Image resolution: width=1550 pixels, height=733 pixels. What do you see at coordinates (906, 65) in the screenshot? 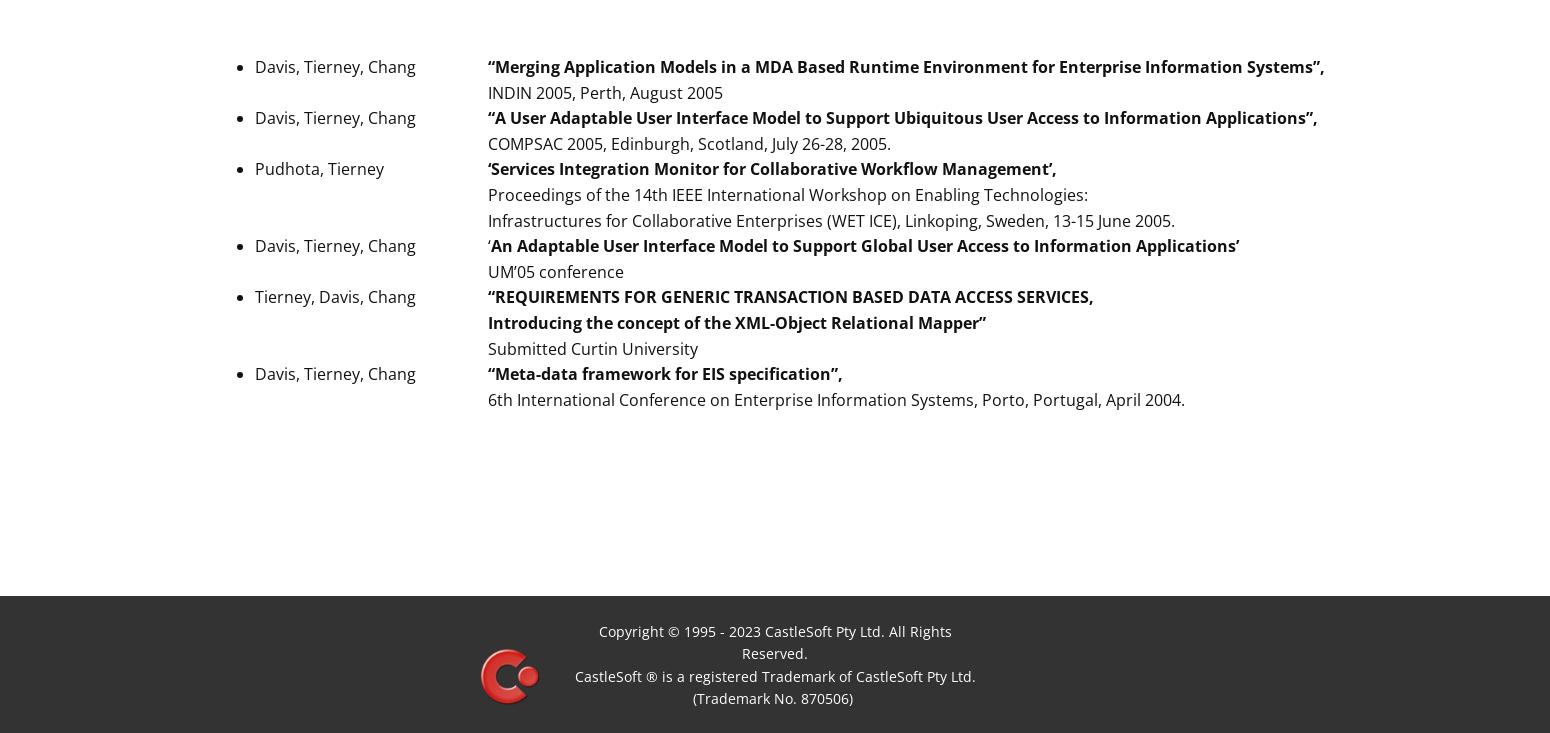
I see `'“Merging Application Models in a MDA
  Based Runtime Environment for Enterprise Information Systems”,'` at bounding box center [906, 65].